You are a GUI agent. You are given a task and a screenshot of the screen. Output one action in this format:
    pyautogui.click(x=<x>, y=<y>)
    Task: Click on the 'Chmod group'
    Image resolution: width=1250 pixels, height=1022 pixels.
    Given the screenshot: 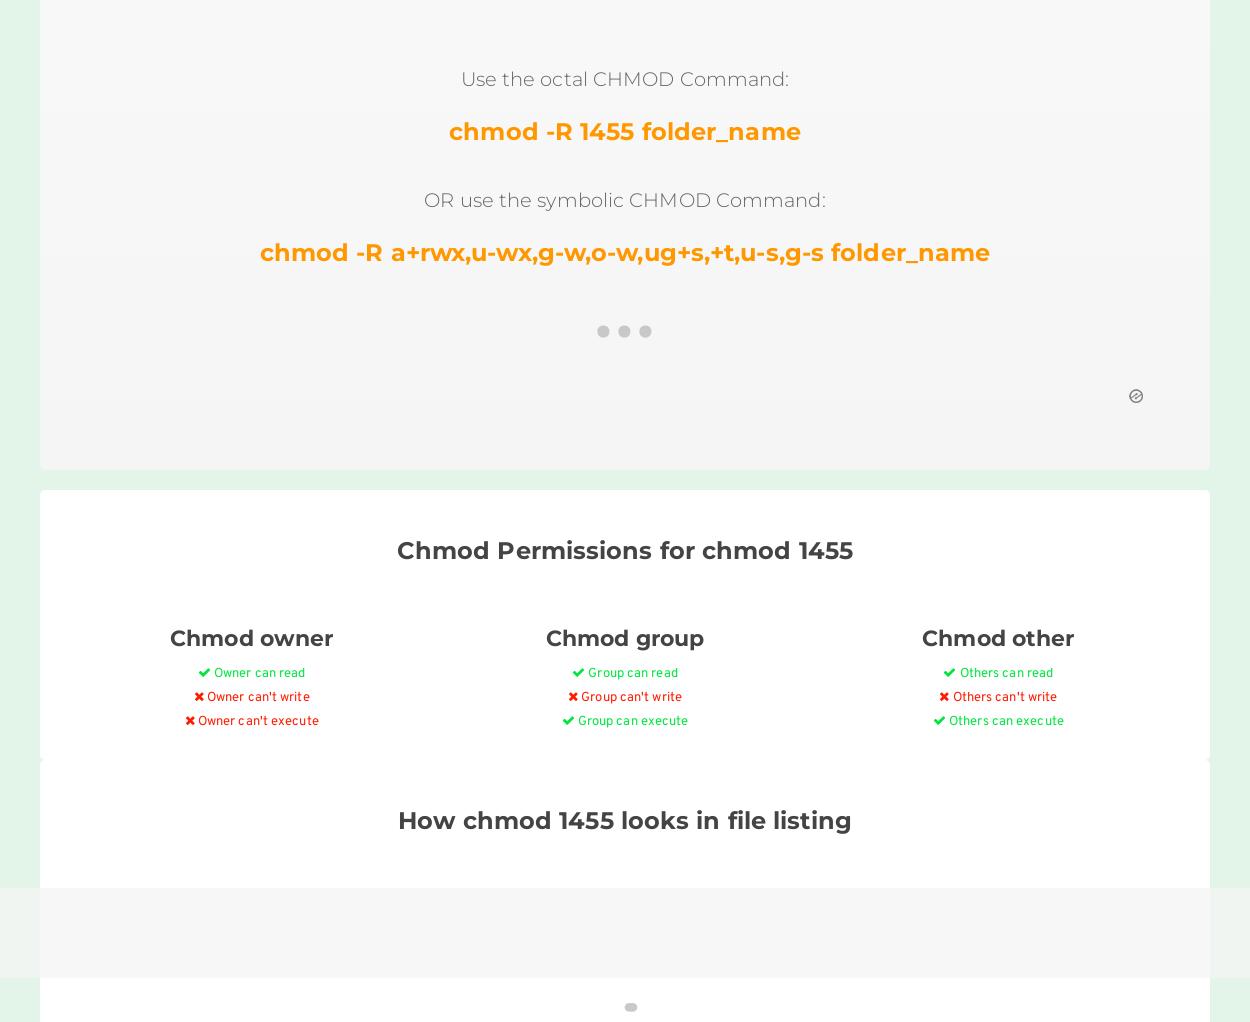 What is the action you would take?
    pyautogui.click(x=623, y=638)
    